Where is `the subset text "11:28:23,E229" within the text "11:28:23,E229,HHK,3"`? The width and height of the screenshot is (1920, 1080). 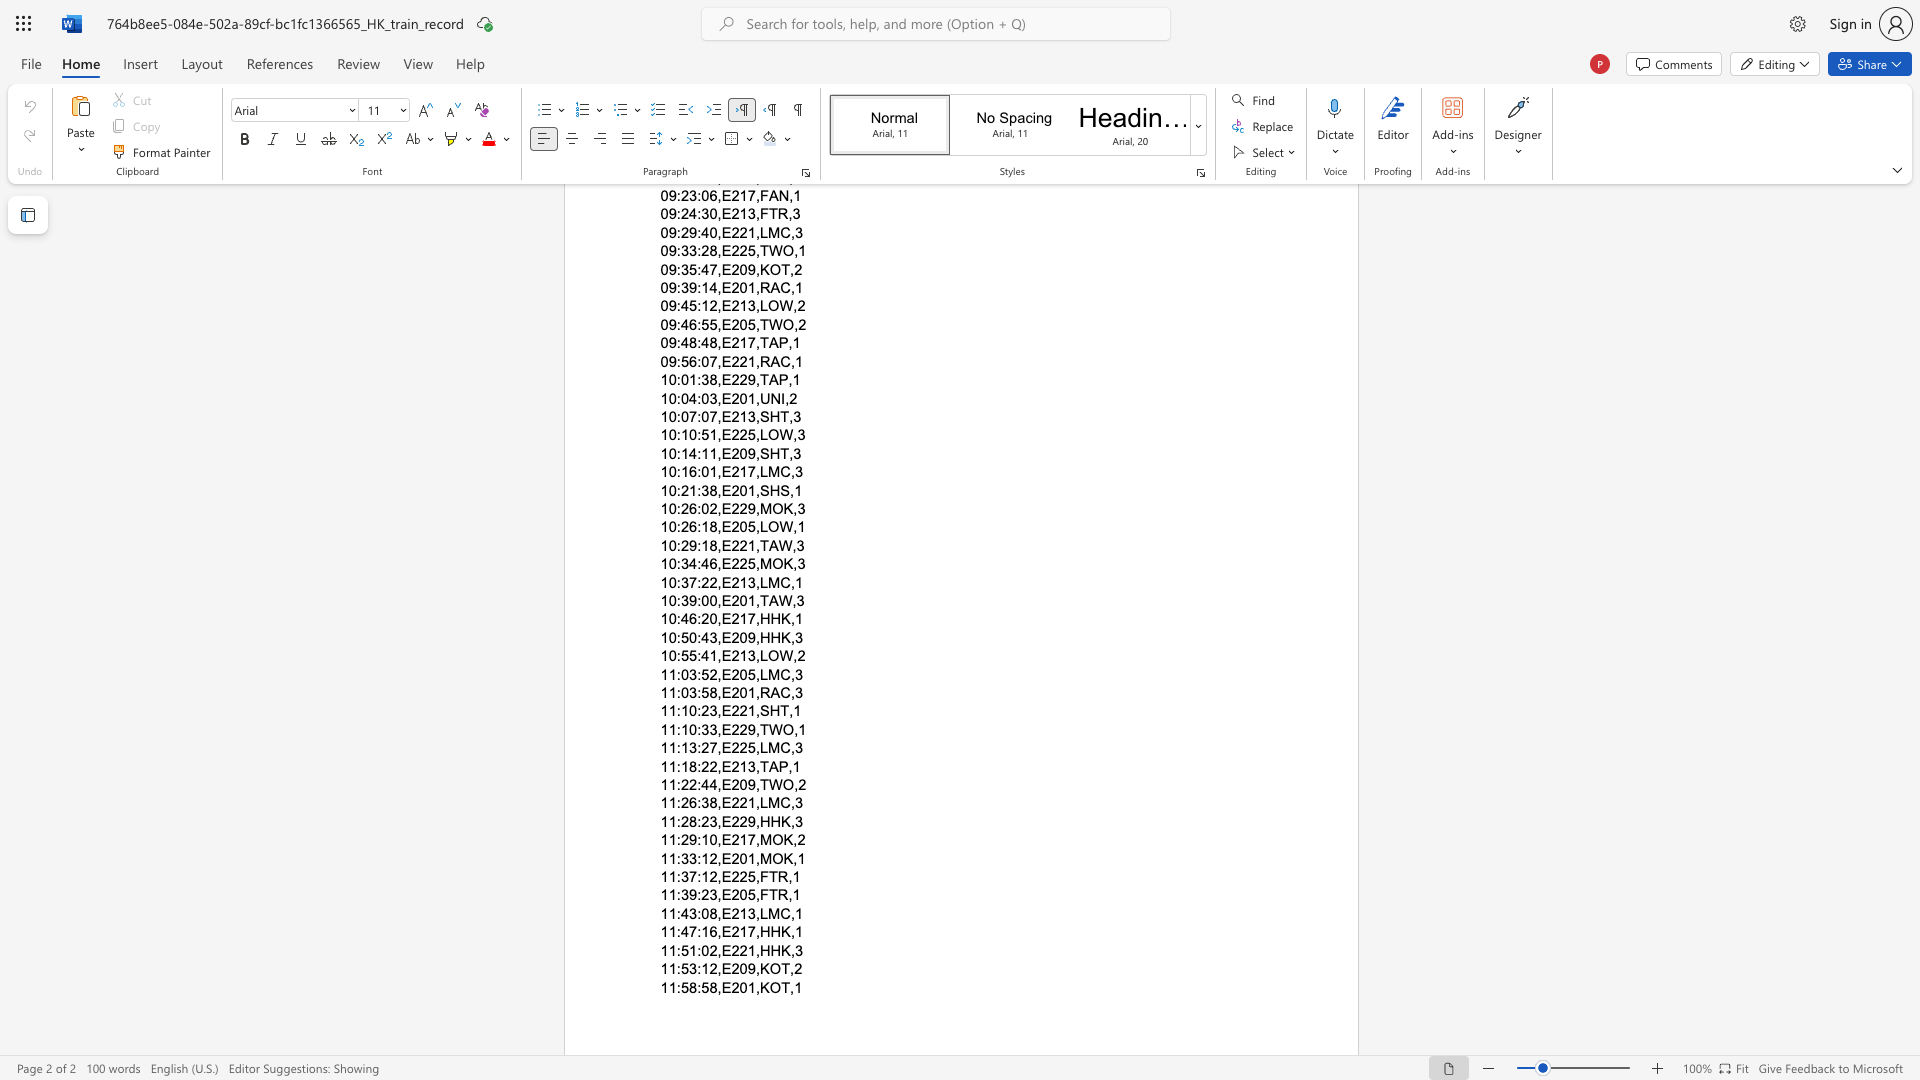
the subset text "11:28:23,E229" within the text "11:28:23,E229,HHK,3" is located at coordinates (660, 821).